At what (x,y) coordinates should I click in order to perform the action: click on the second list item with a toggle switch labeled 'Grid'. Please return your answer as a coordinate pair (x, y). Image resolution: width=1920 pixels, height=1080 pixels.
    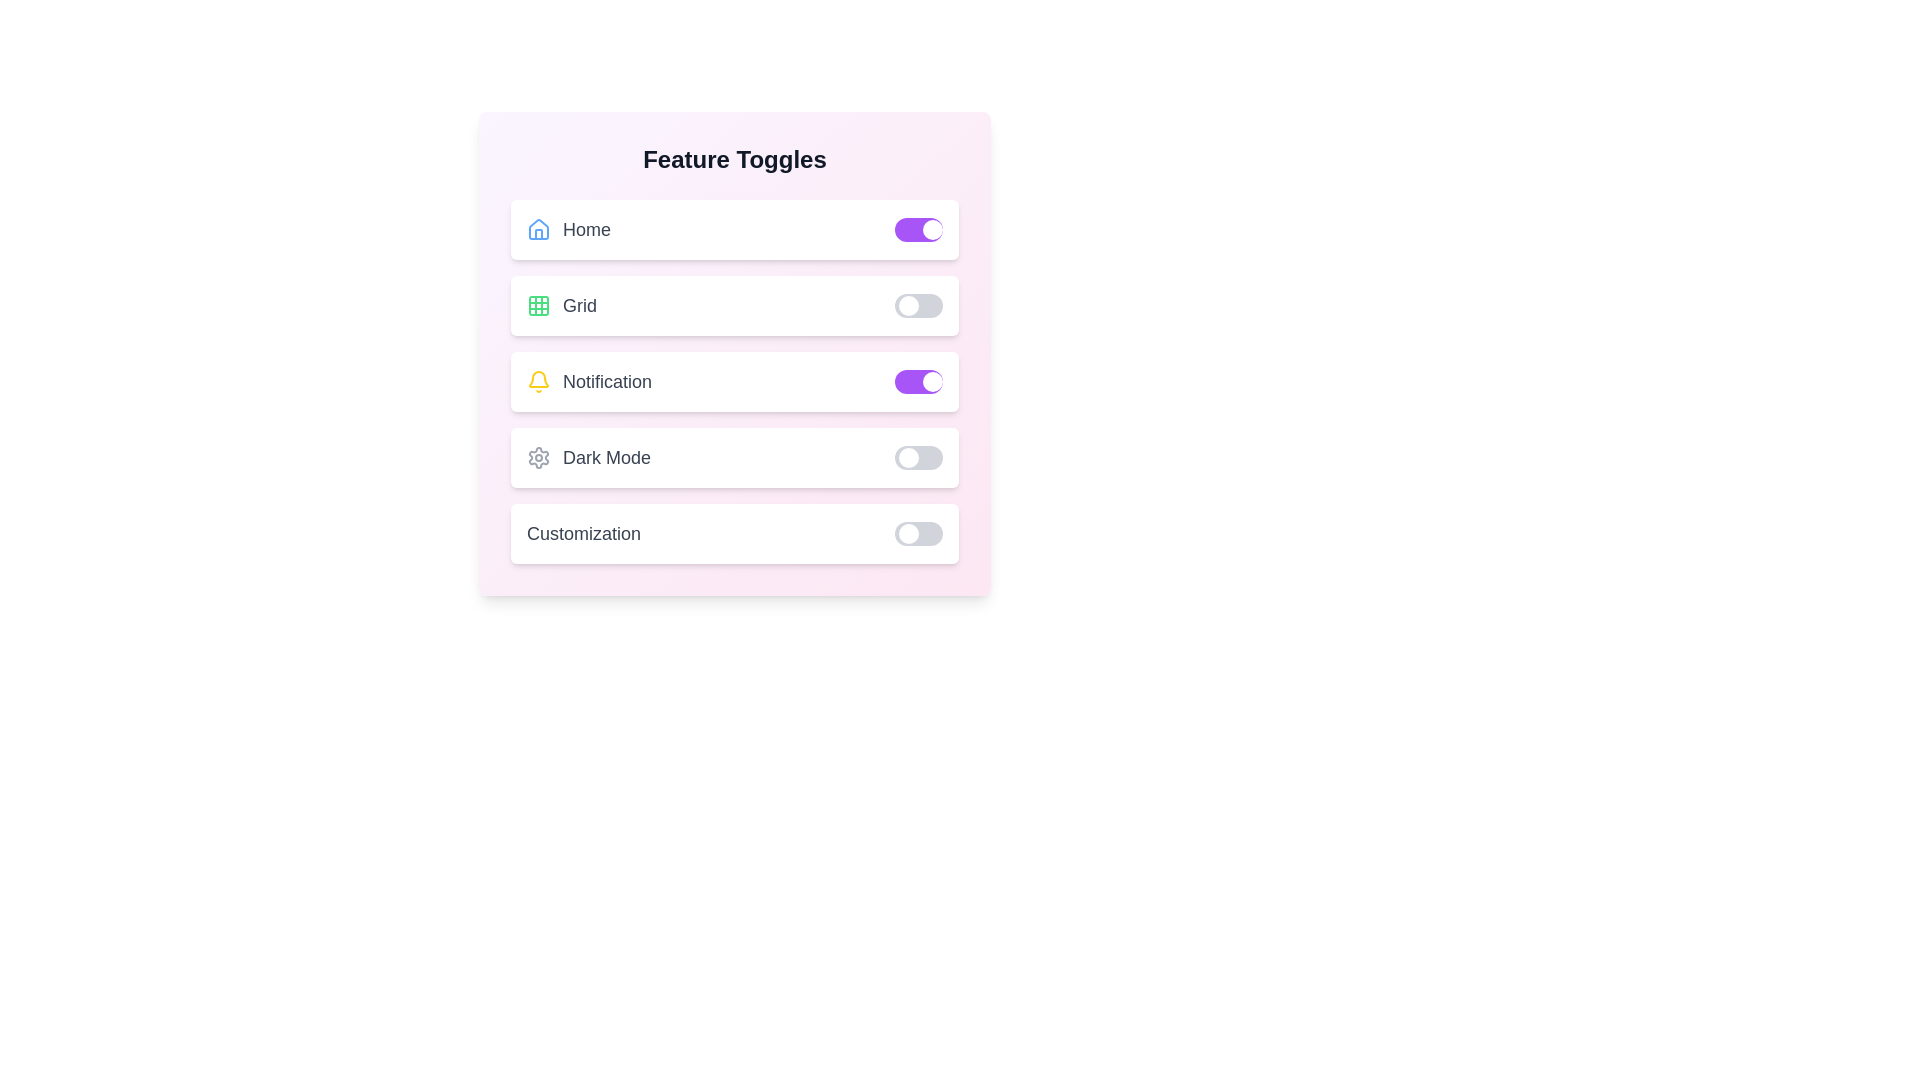
    Looking at the image, I should click on (733, 305).